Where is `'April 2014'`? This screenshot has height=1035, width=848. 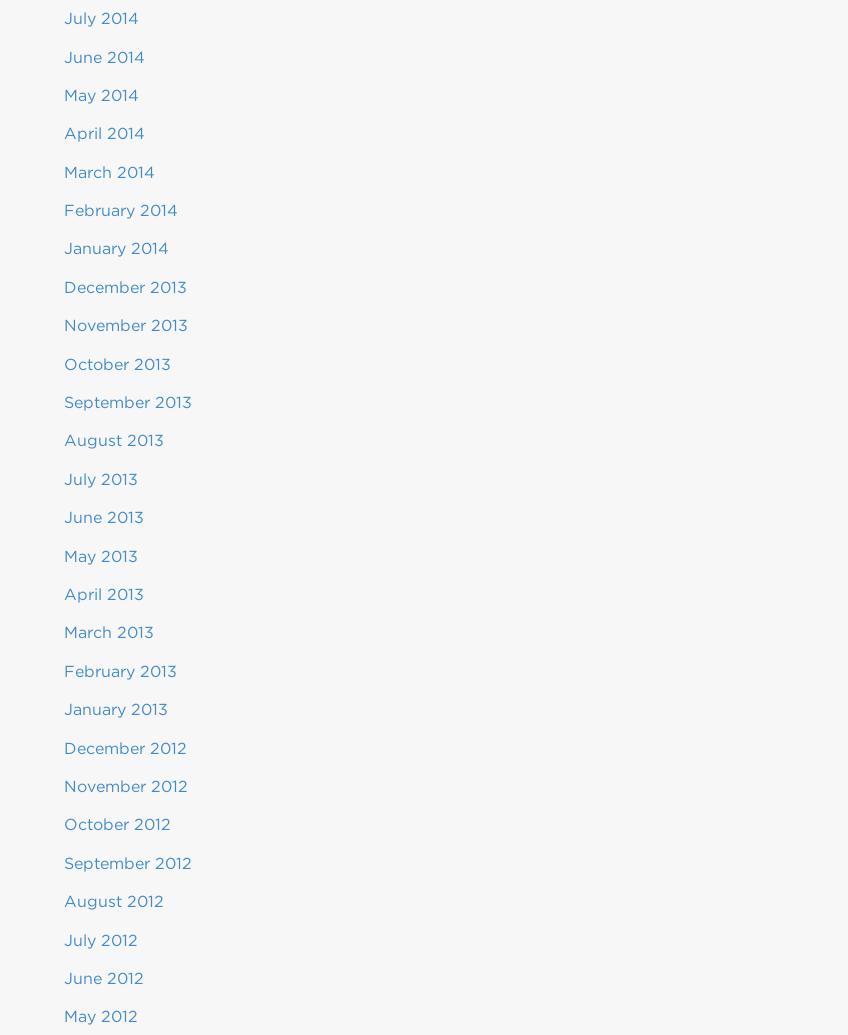
'April 2014' is located at coordinates (104, 133).